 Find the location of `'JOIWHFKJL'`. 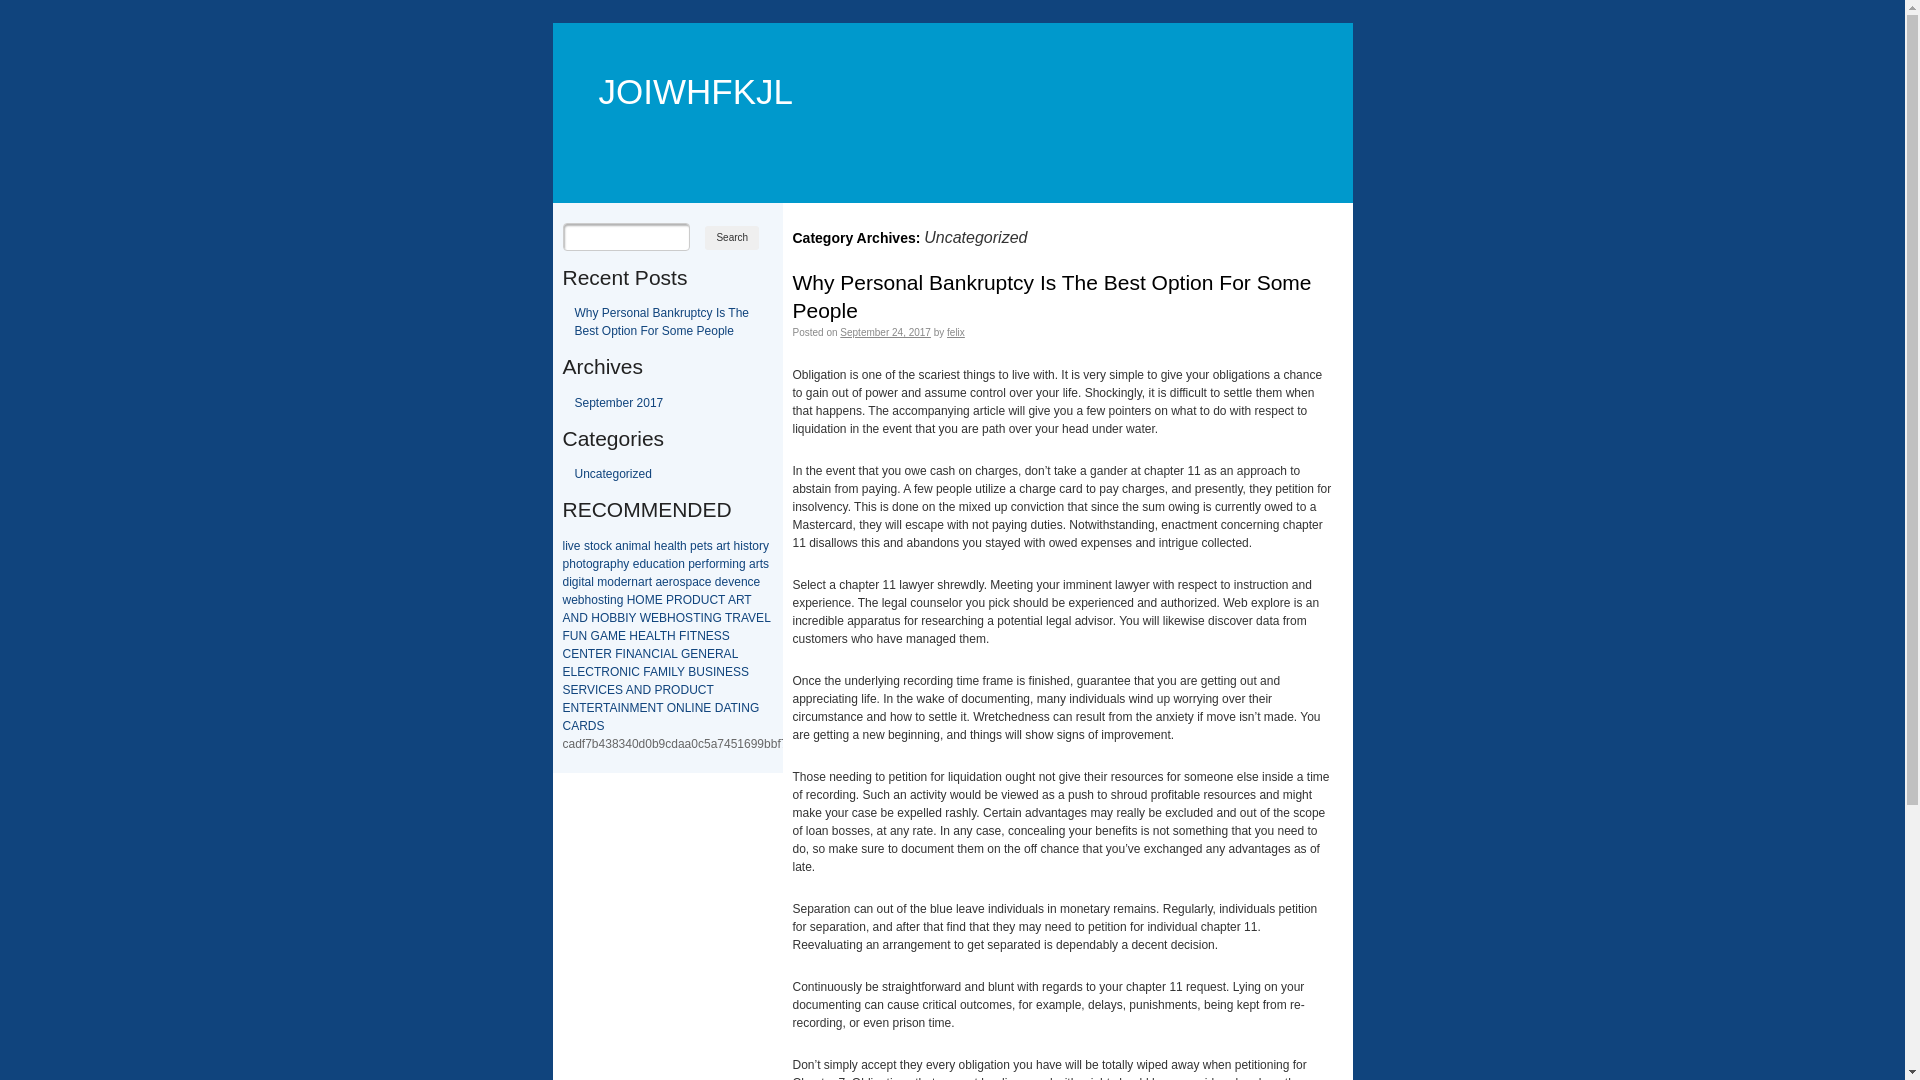

'JOIWHFKJL' is located at coordinates (684, 60).